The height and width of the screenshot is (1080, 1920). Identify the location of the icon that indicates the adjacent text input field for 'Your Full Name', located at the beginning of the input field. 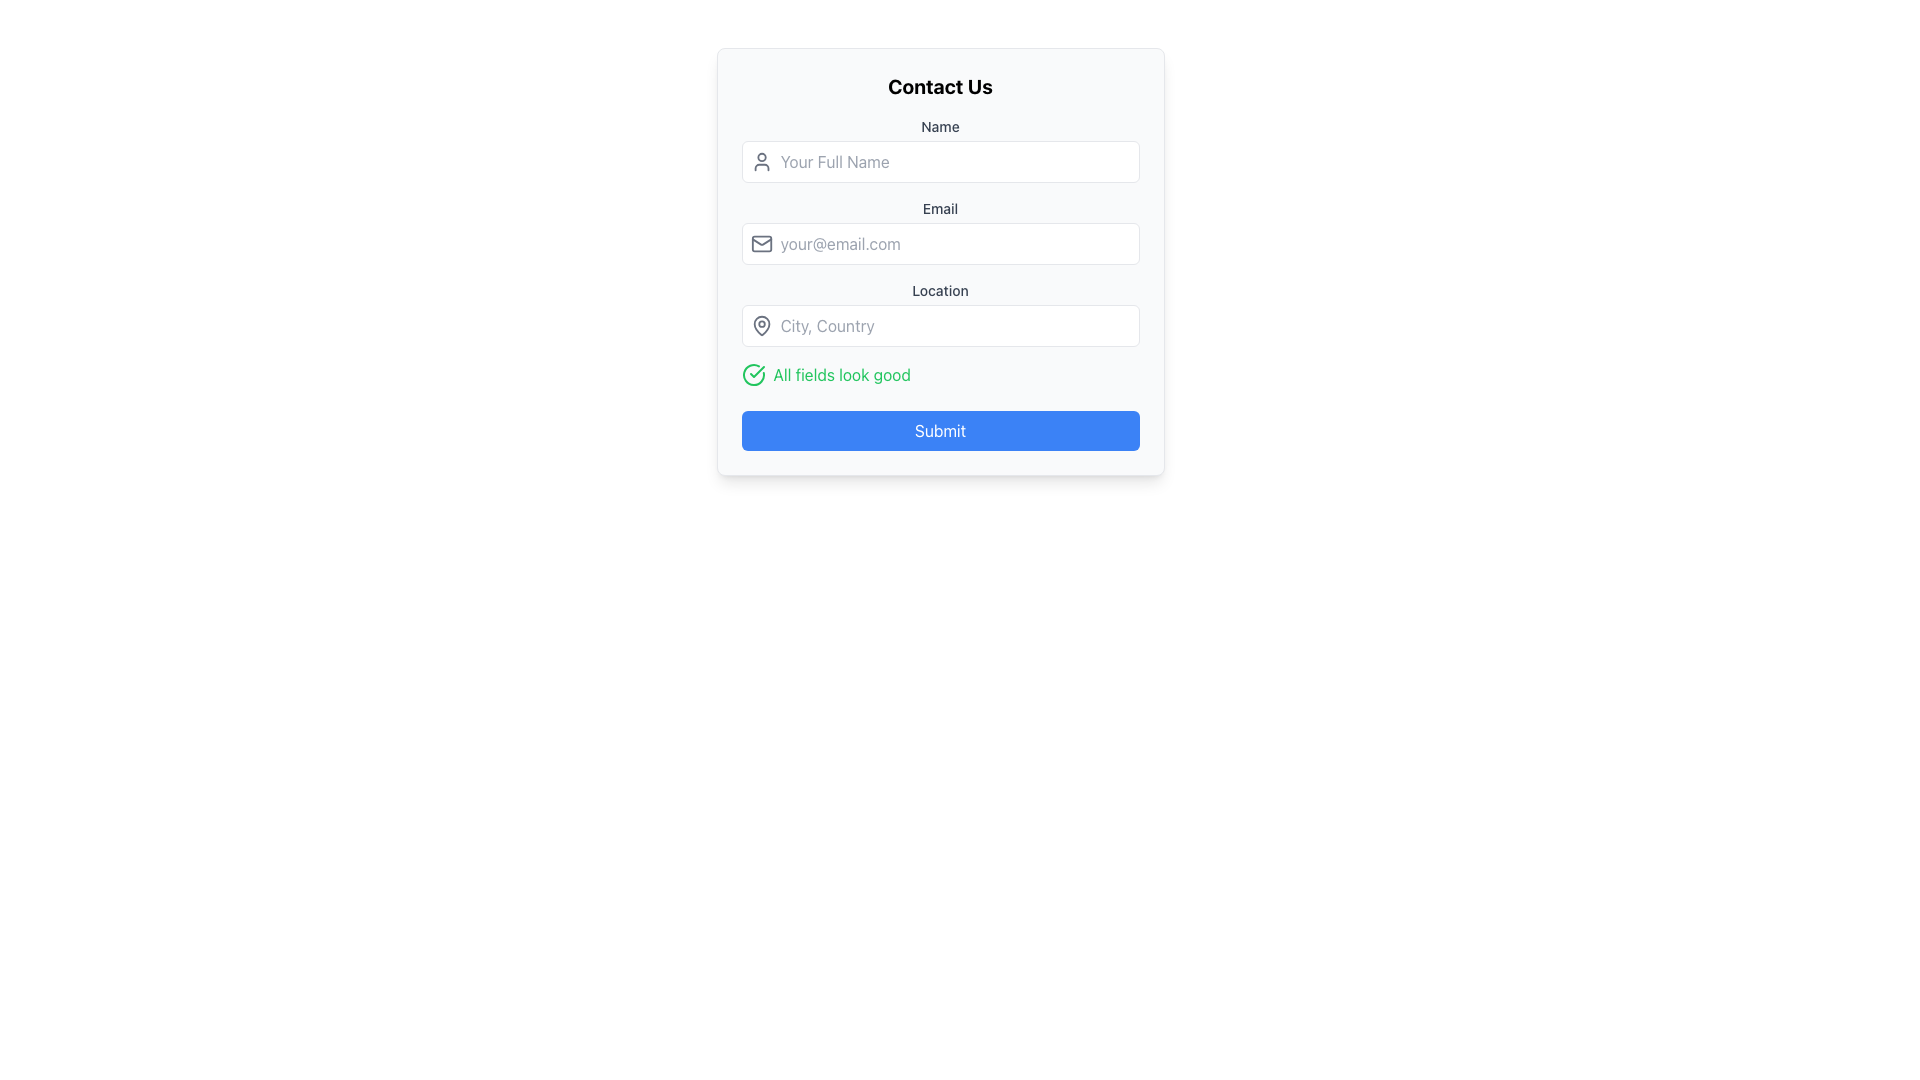
(760, 161).